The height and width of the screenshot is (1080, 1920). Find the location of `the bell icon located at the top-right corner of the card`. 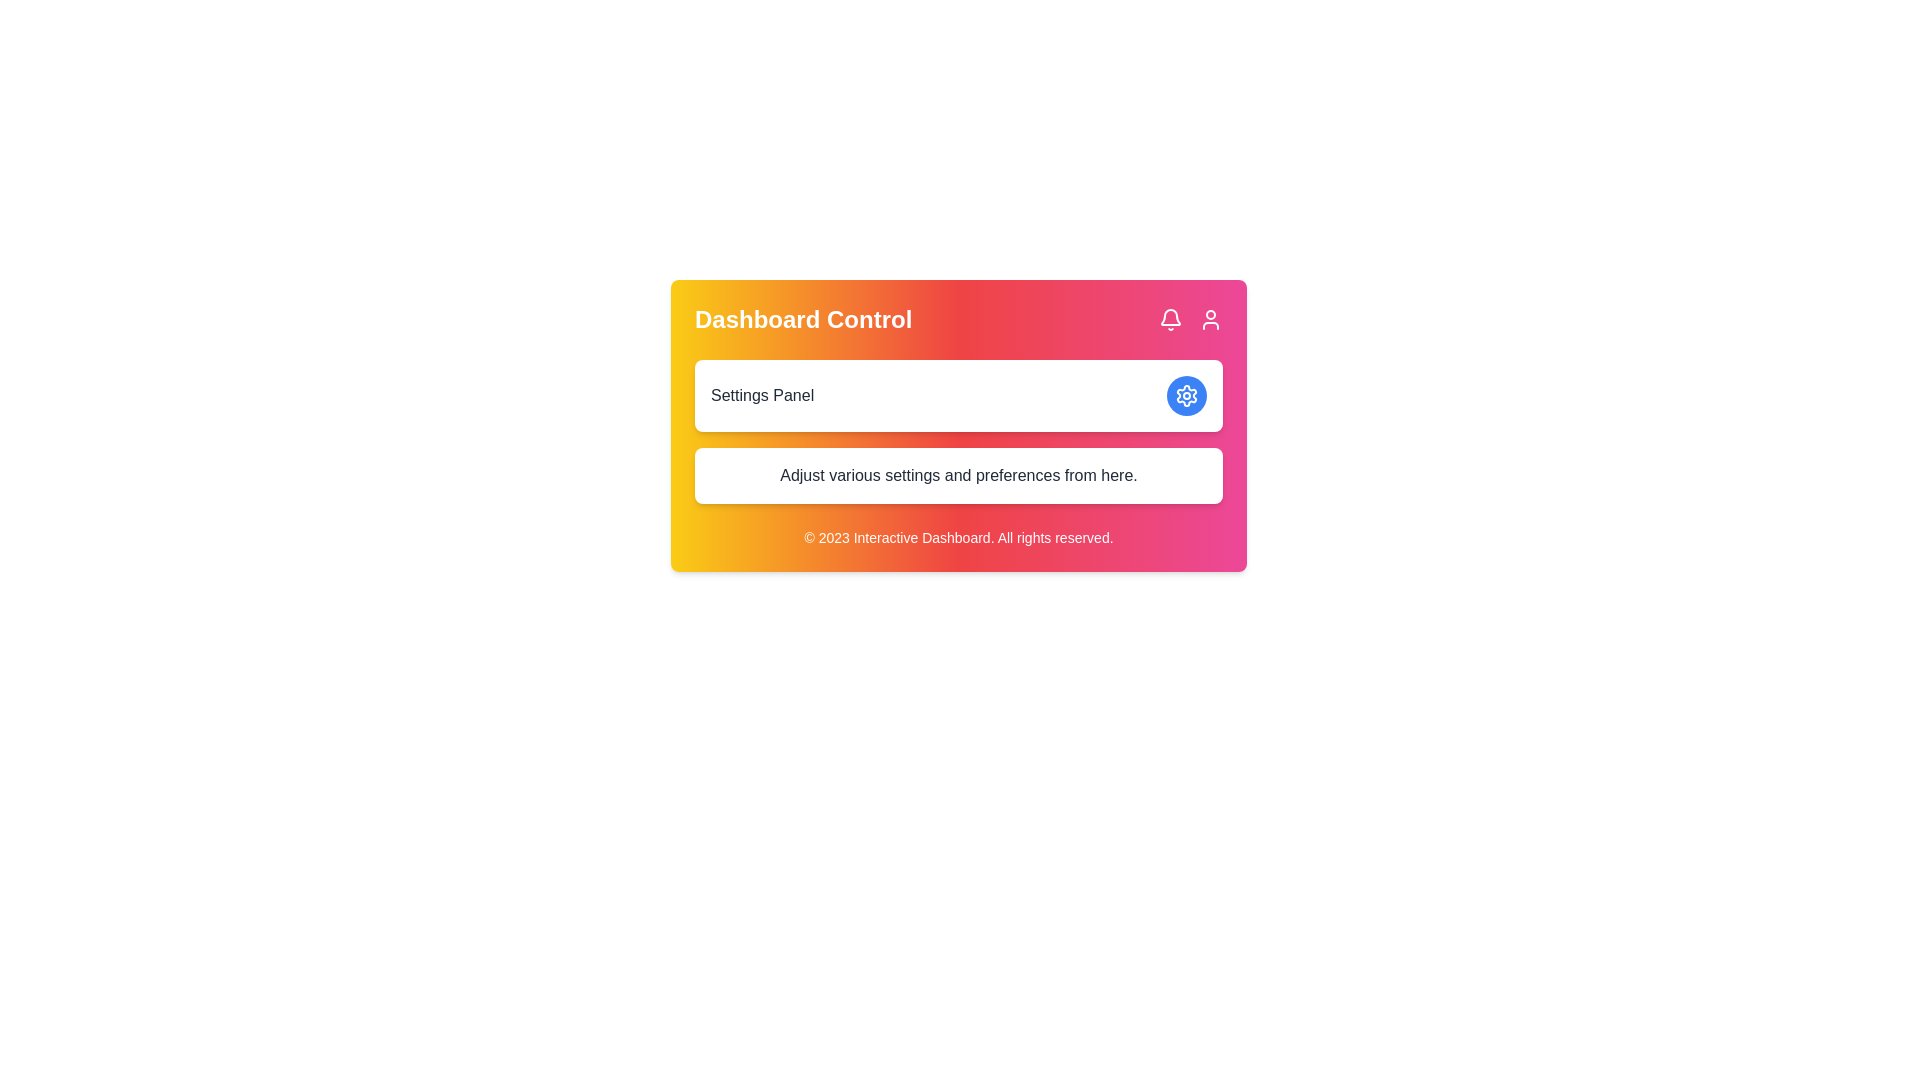

the bell icon located at the top-right corner of the card is located at coordinates (1171, 319).